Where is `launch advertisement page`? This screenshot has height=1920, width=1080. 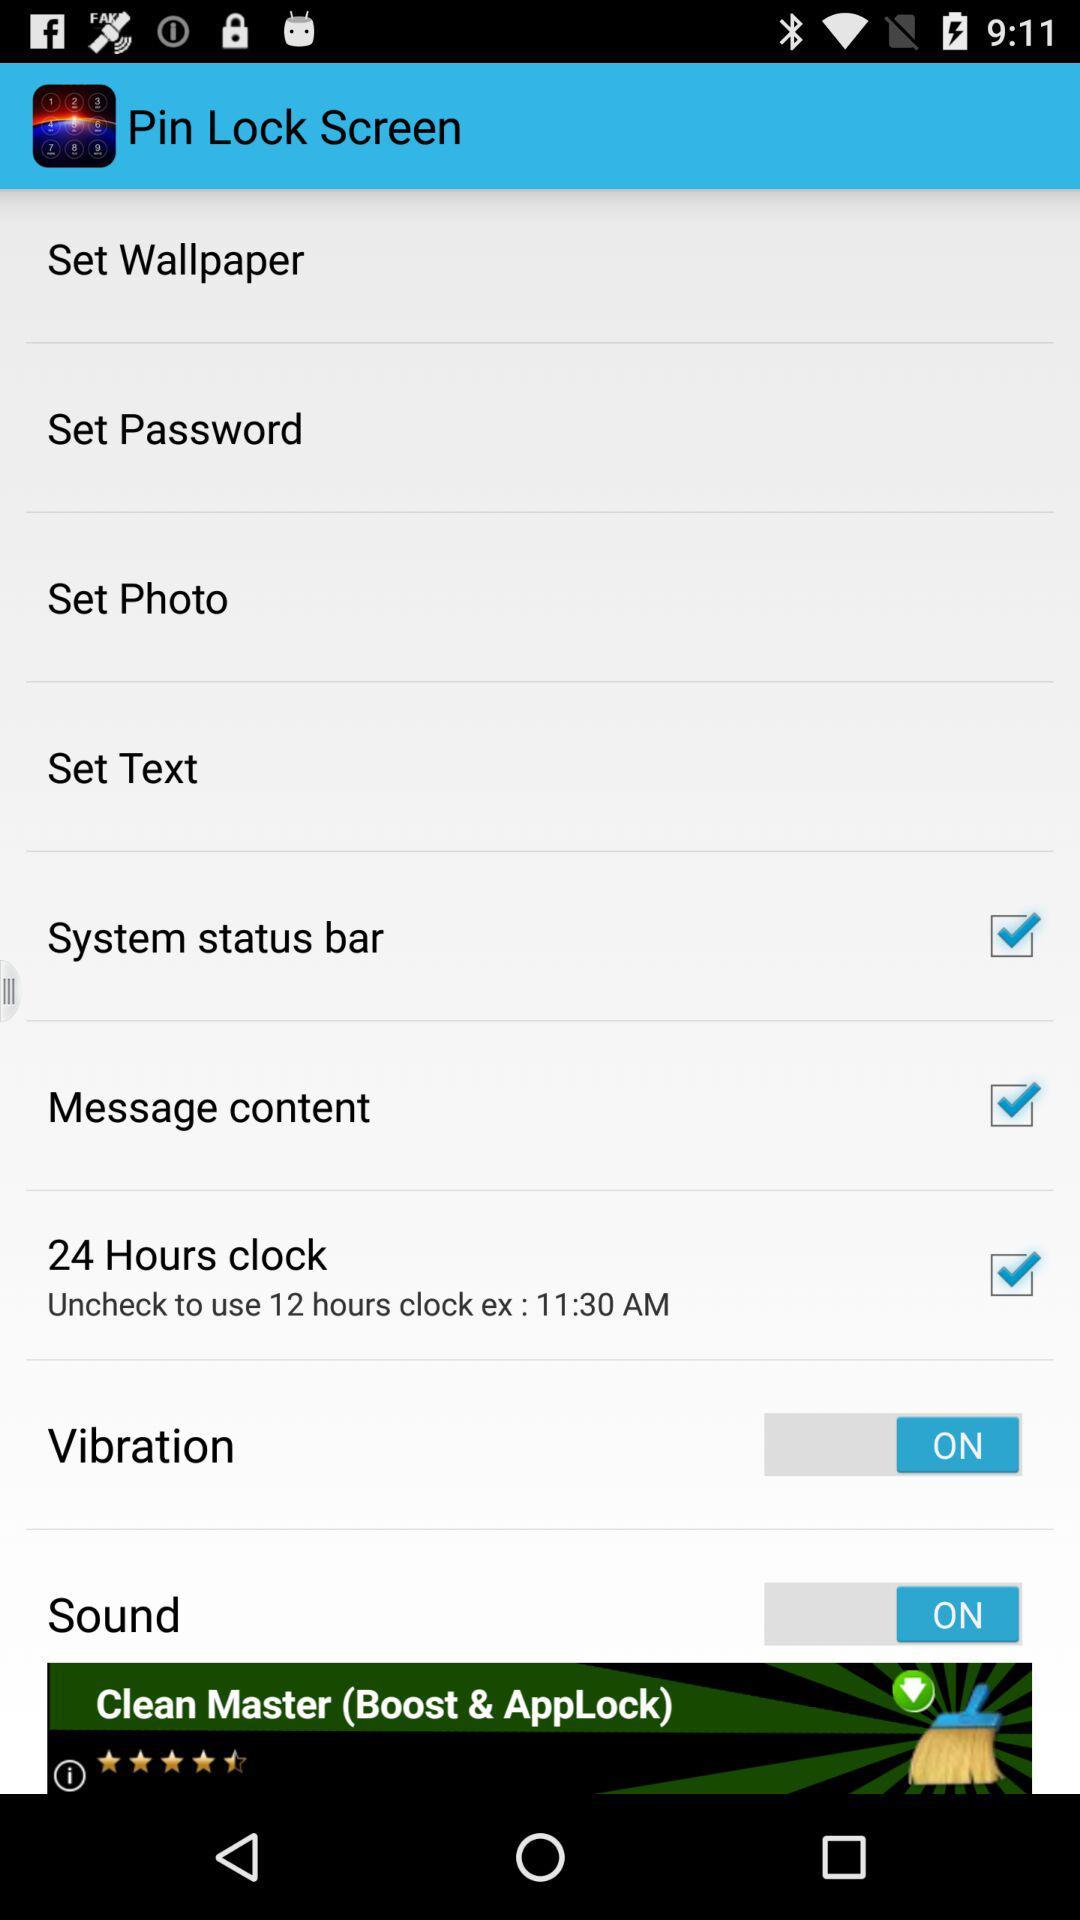 launch advertisement page is located at coordinates (538, 1727).